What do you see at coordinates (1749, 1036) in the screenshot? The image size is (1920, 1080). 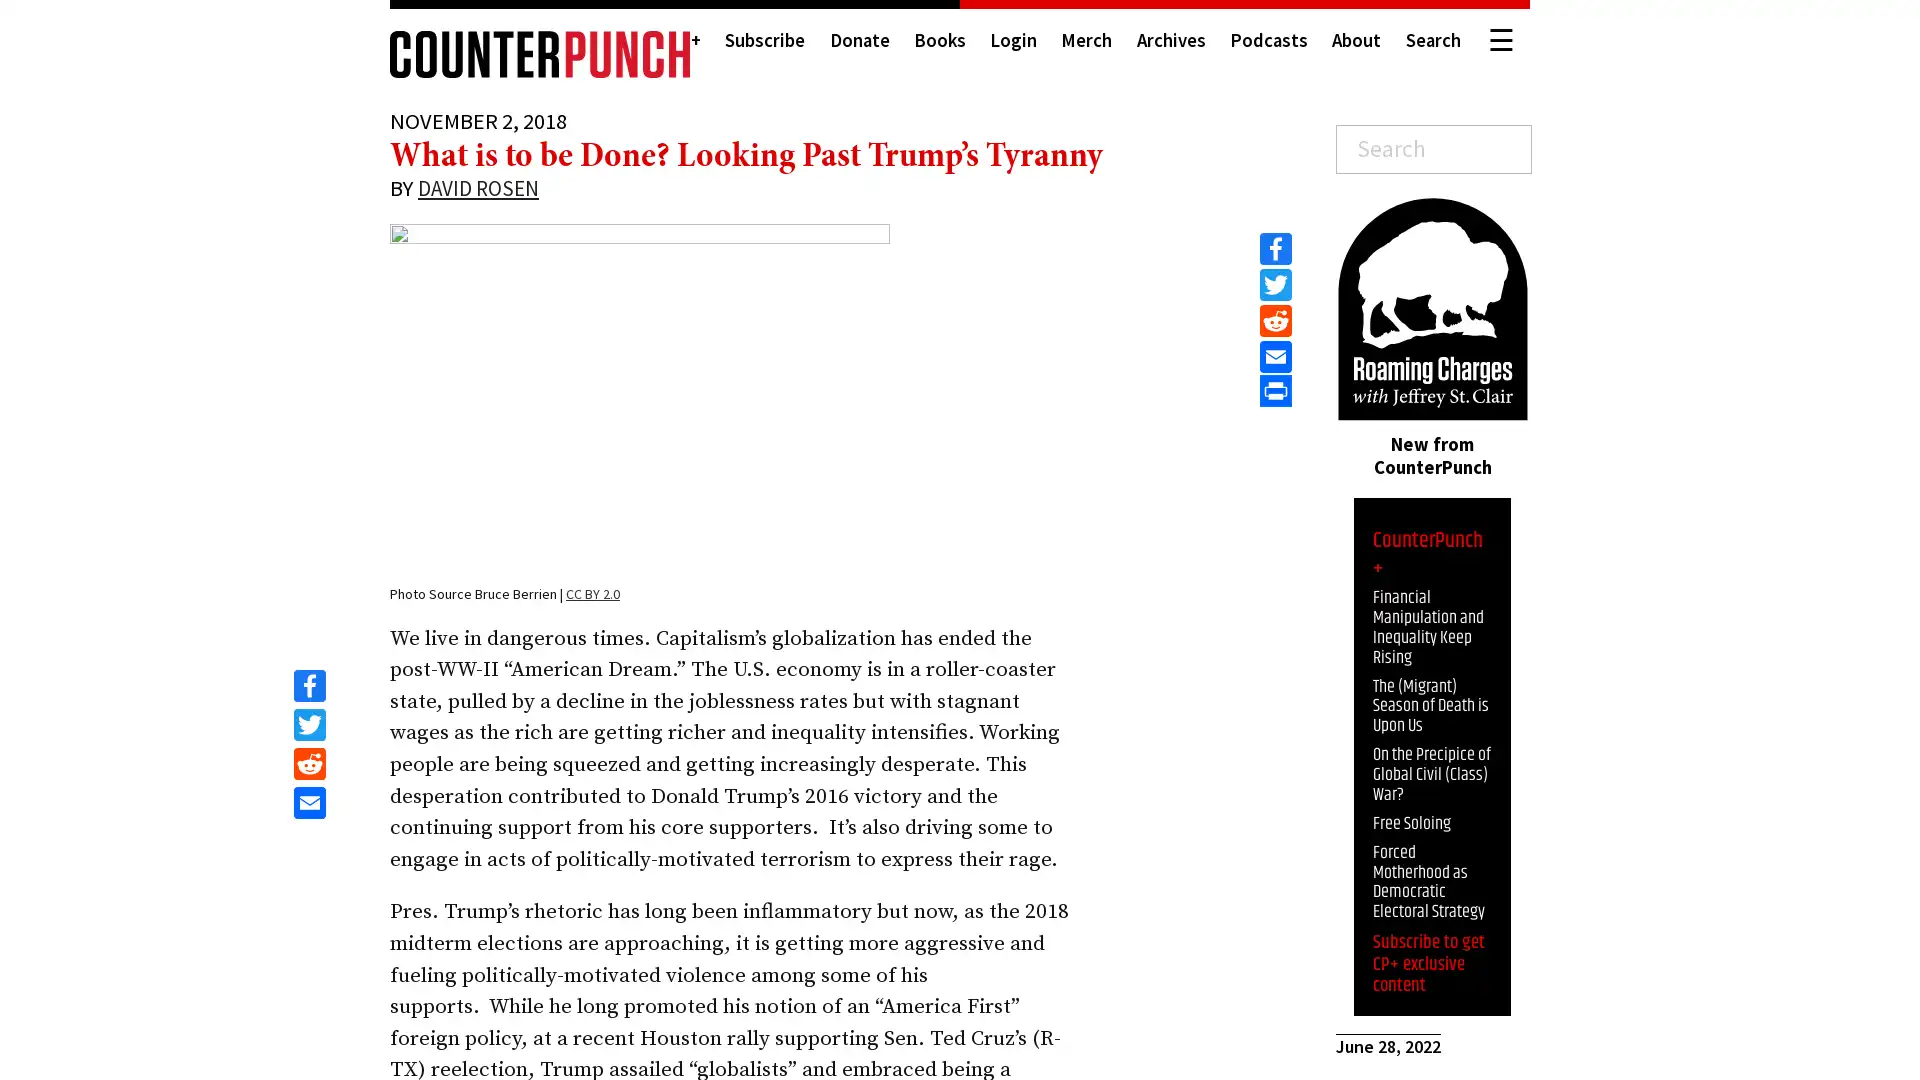 I see `Sign Up` at bounding box center [1749, 1036].